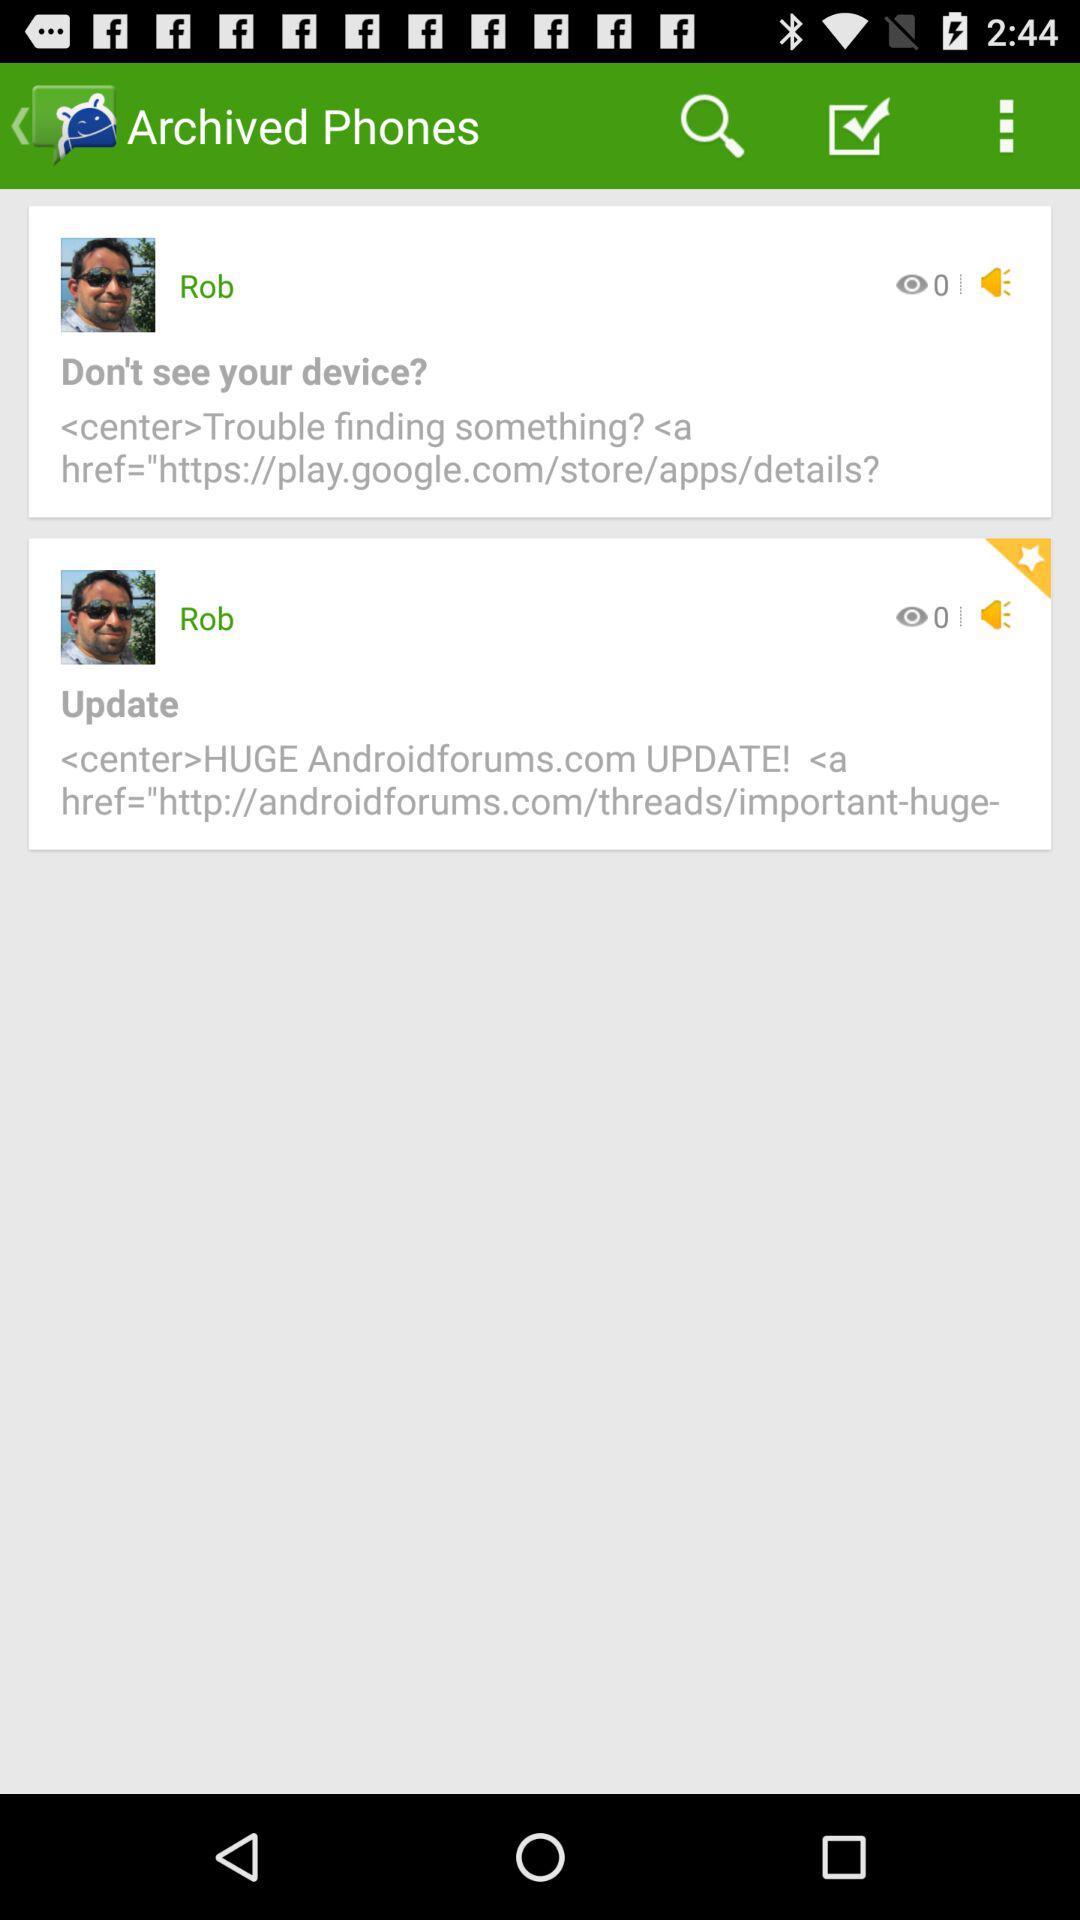  What do you see at coordinates (1017, 567) in the screenshot?
I see `the icon above update icon` at bounding box center [1017, 567].